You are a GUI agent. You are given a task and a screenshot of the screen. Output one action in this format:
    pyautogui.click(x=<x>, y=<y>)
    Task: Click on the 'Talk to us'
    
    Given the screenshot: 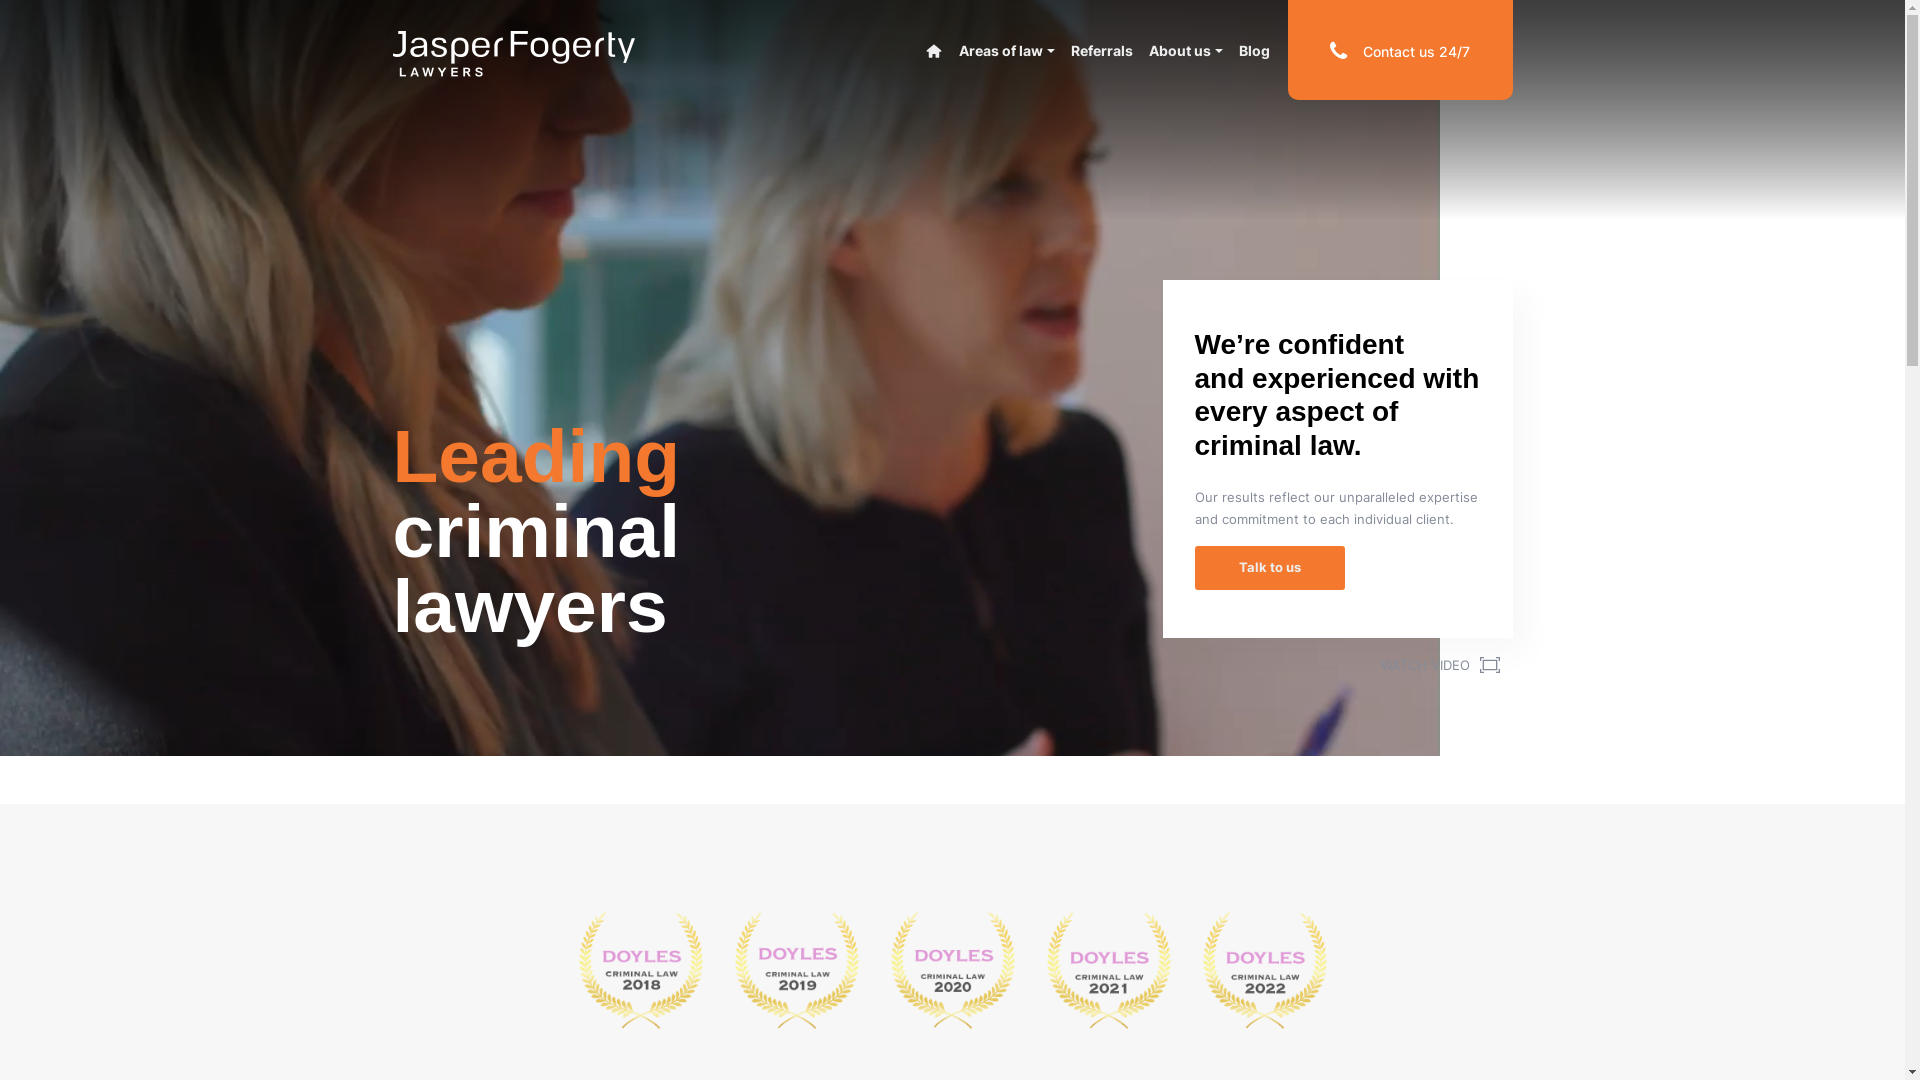 What is the action you would take?
    pyautogui.click(x=1267, y=567)
    